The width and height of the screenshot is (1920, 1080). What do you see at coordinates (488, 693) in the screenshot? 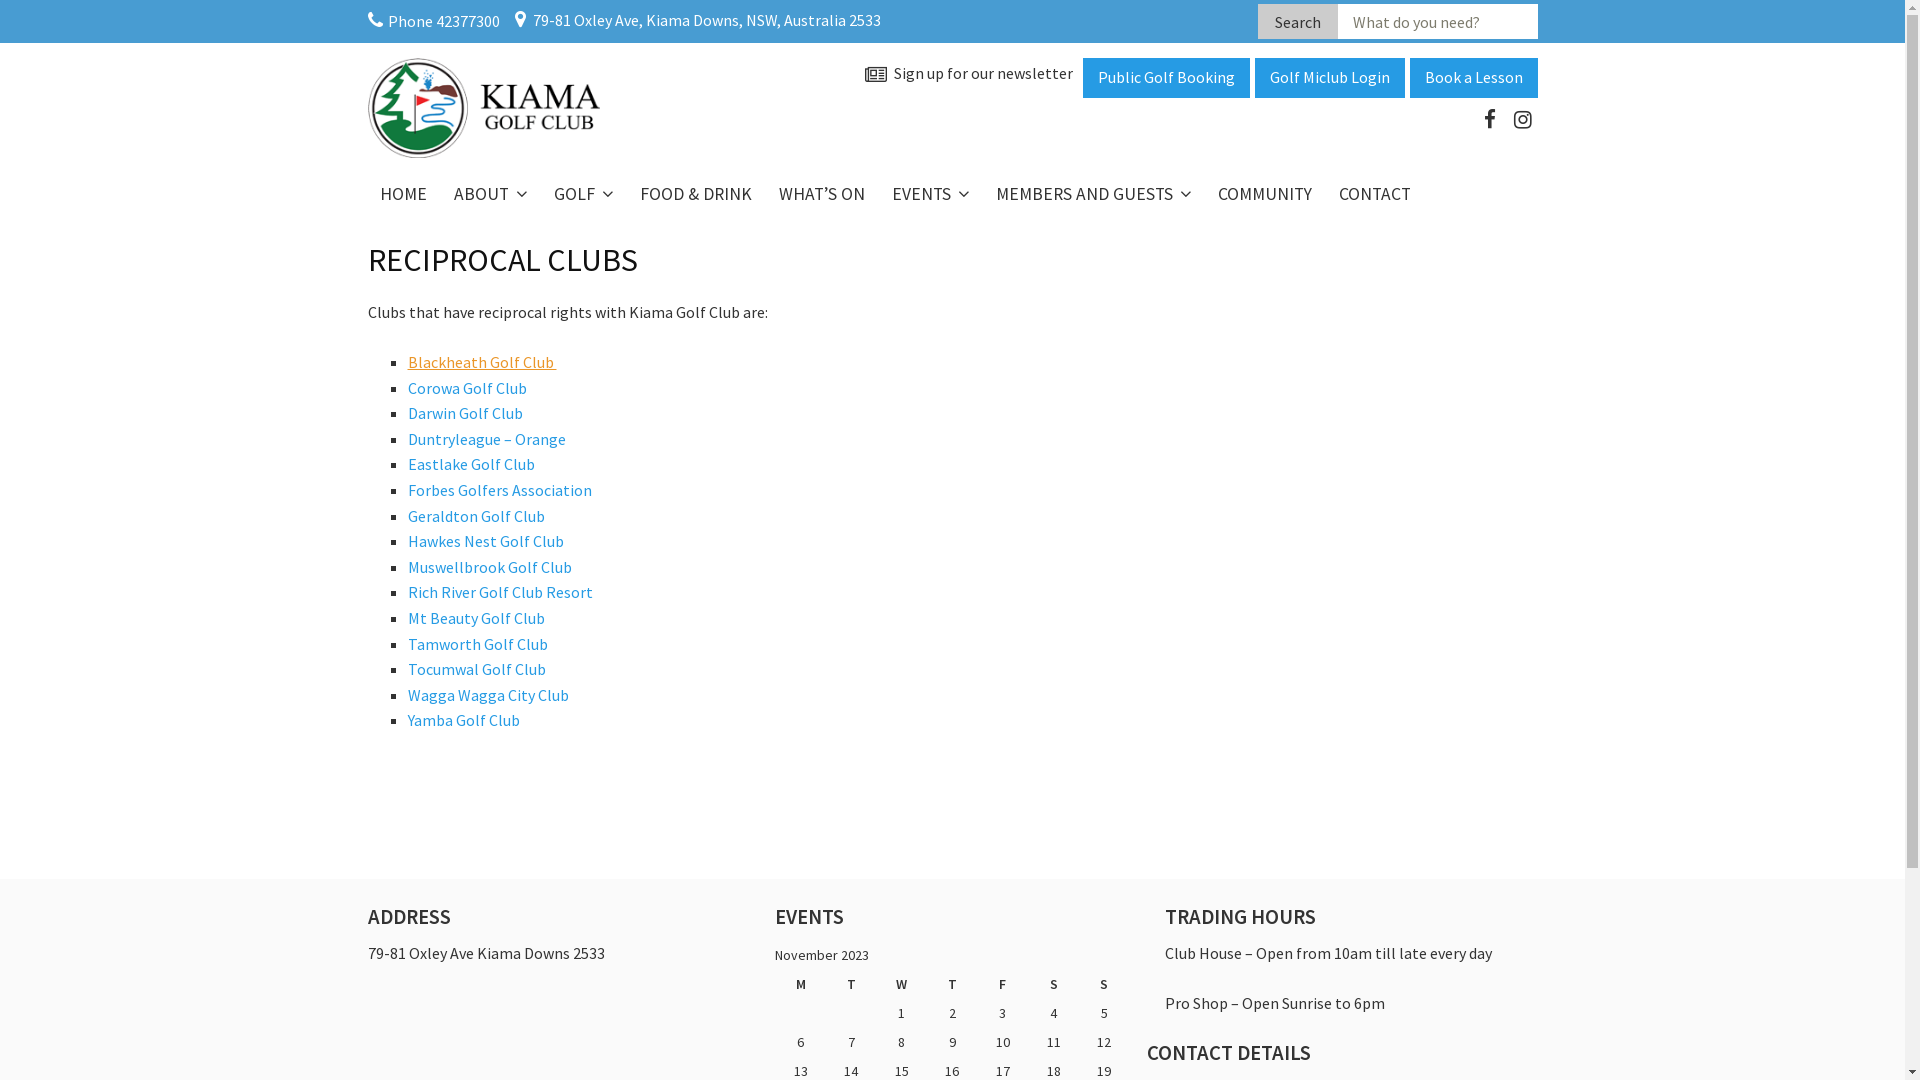
I see `'Wagga Wagga City Club'` at bounding box center [488, 693].